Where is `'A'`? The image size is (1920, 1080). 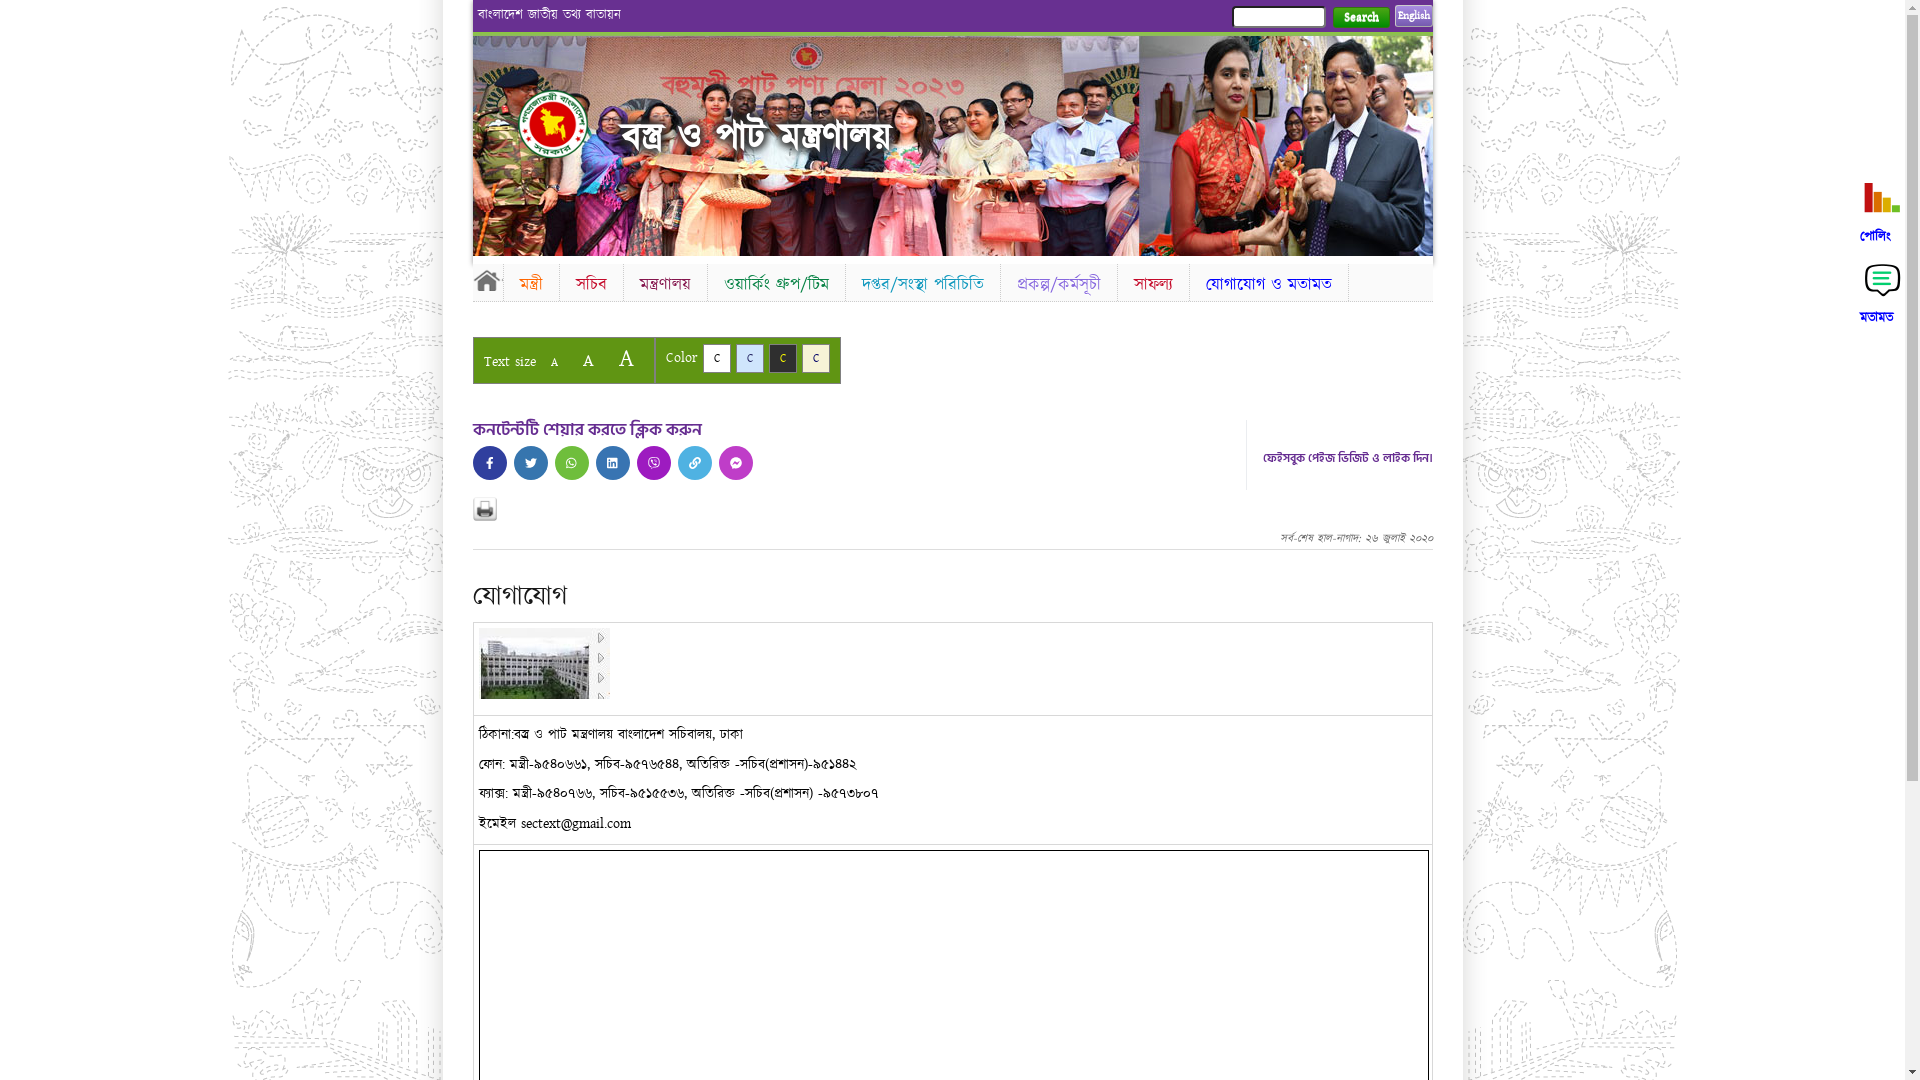 'A' is located at coordinates (553, 362).